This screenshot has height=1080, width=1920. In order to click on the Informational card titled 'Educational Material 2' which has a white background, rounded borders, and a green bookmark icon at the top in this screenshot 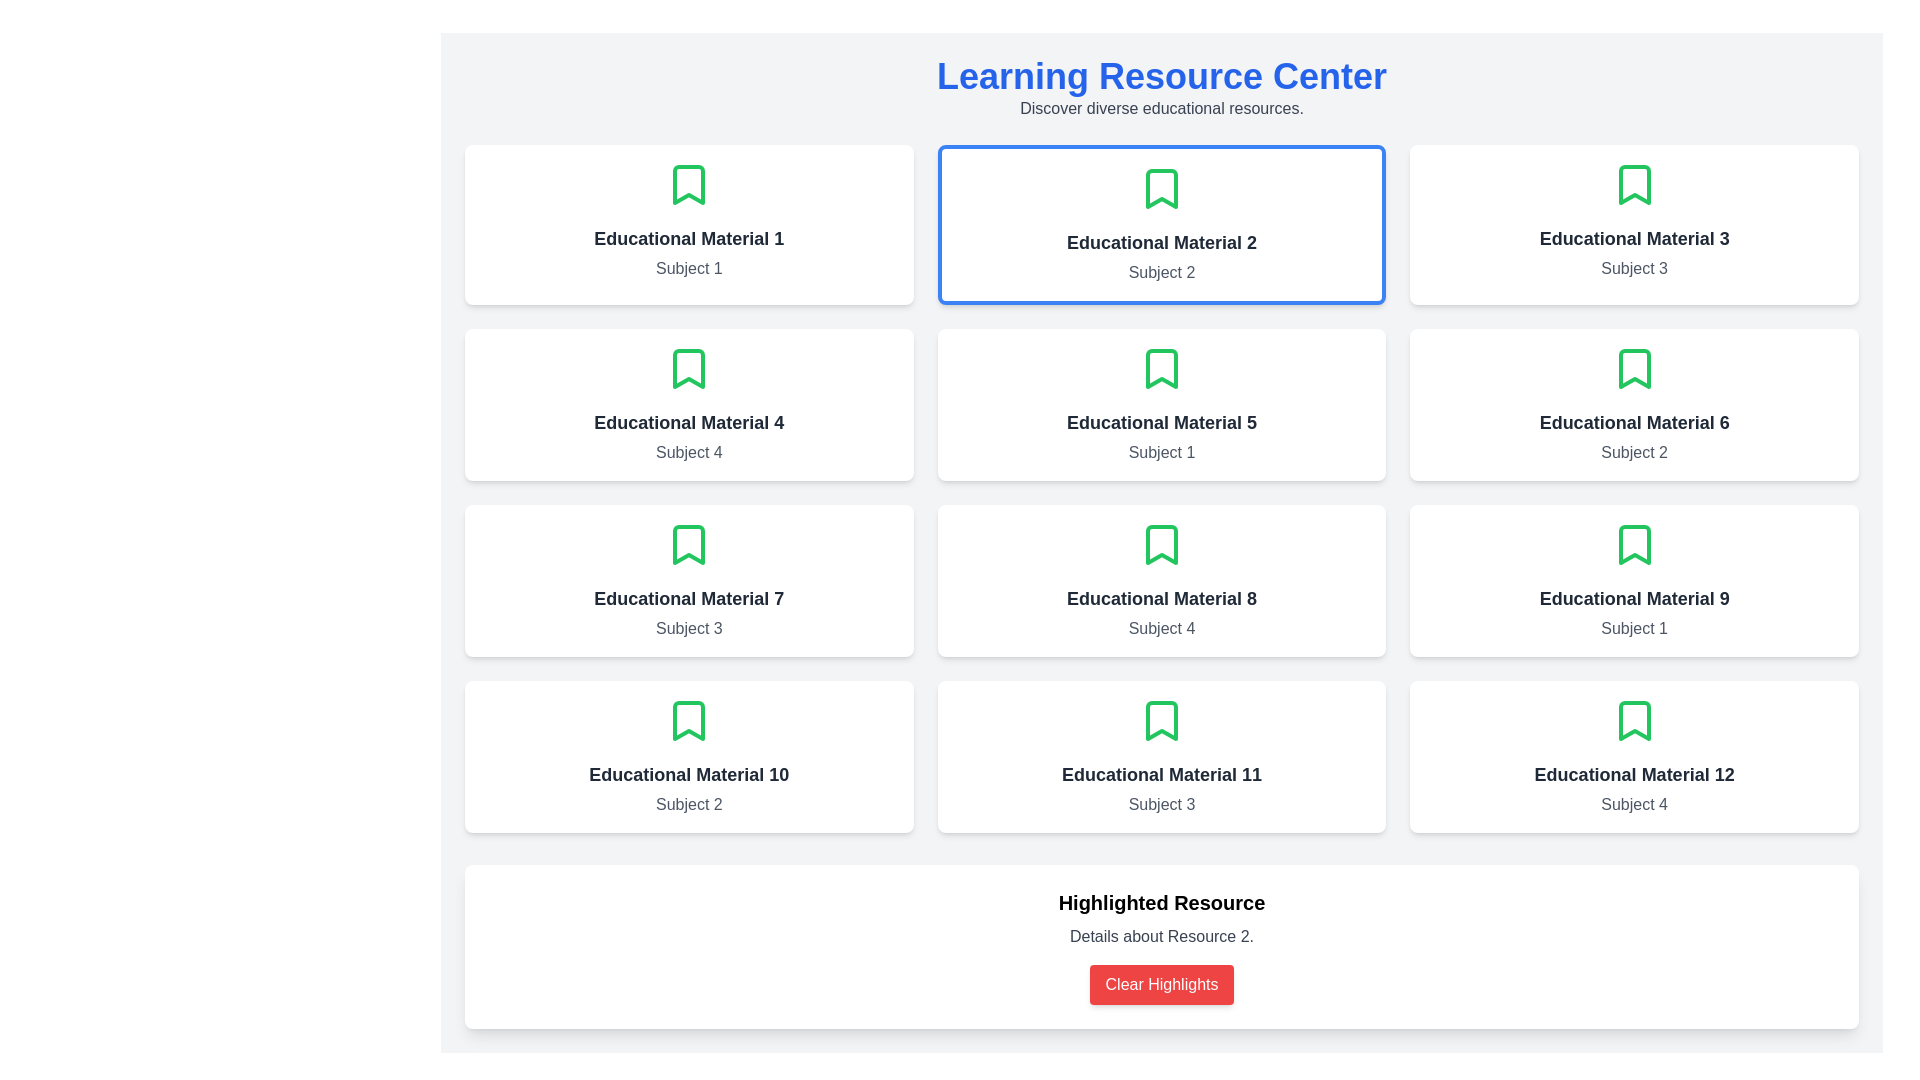, I will do `click(1161, 224)`.